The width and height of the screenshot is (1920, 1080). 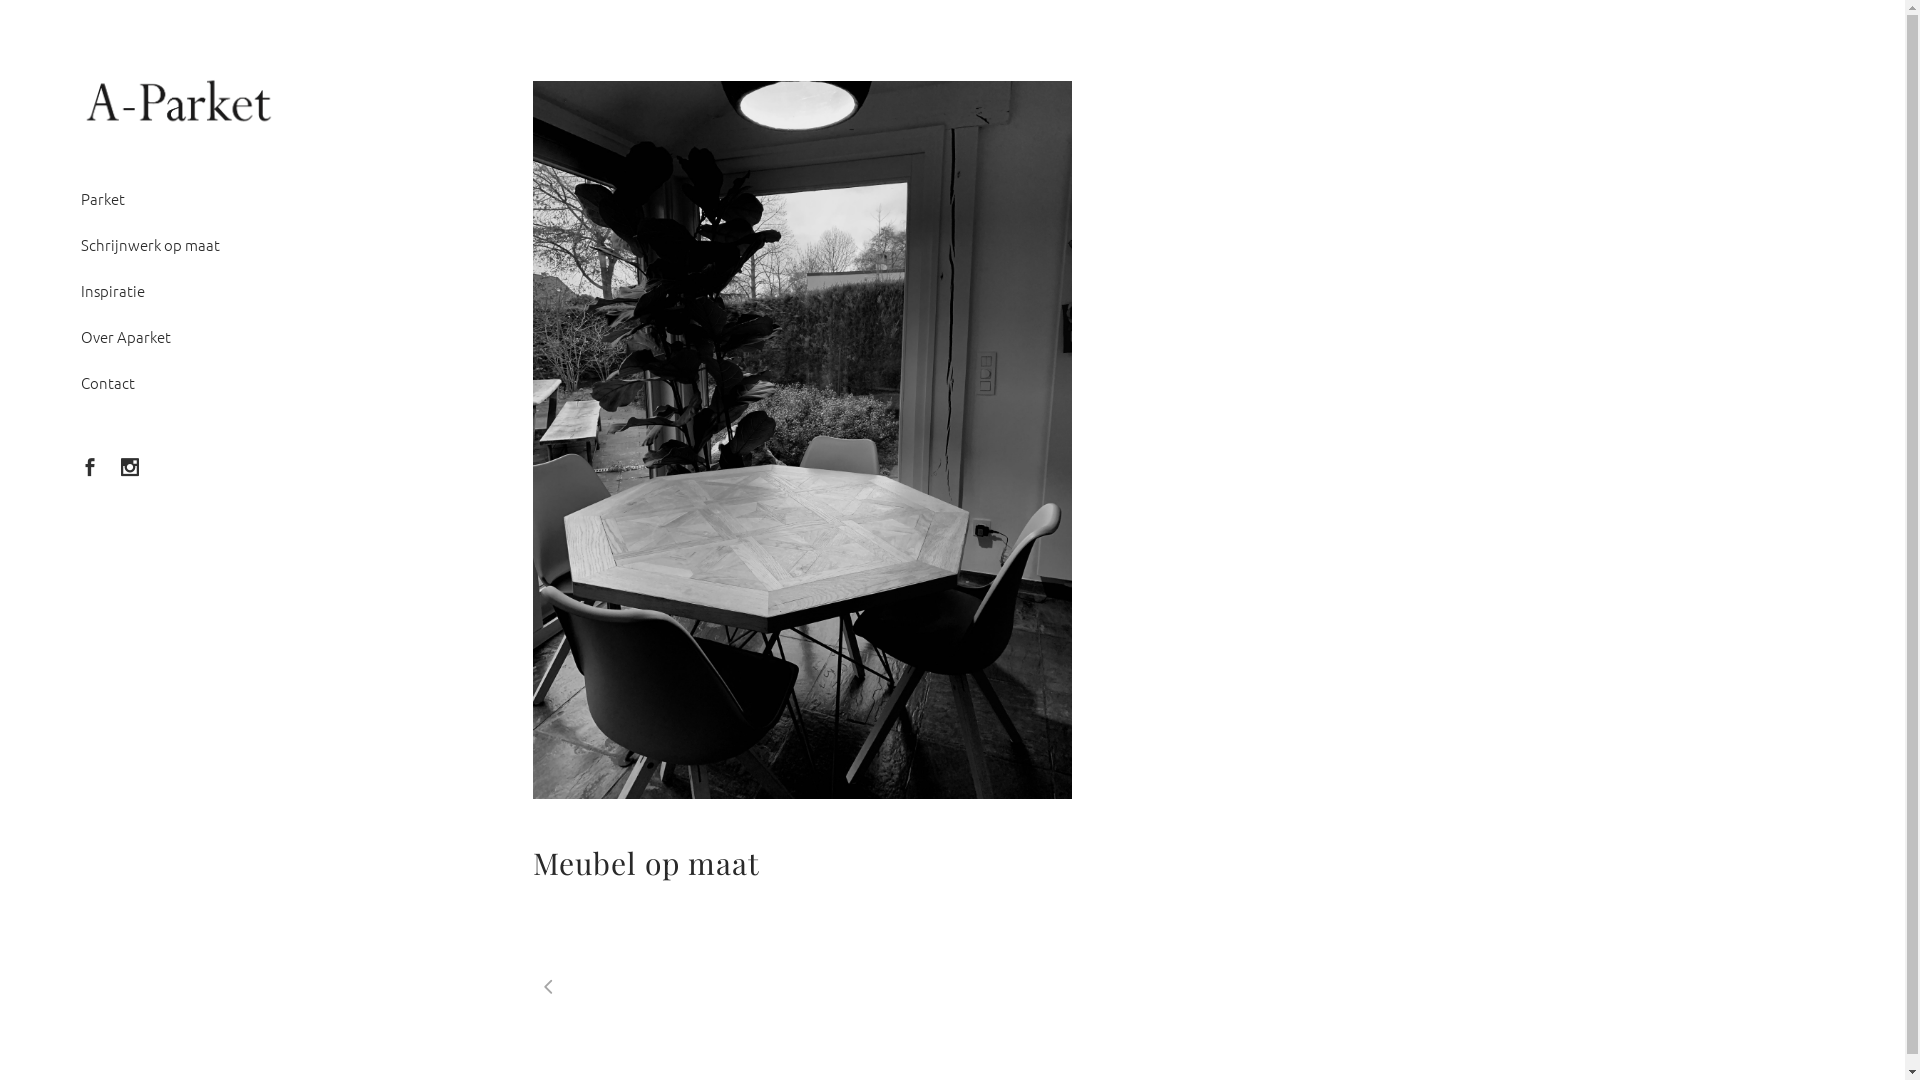 What do you see at coordinates (80, 290) in the screenshot?
I see `'Inspiratie'` at bounding box center [80, 290].